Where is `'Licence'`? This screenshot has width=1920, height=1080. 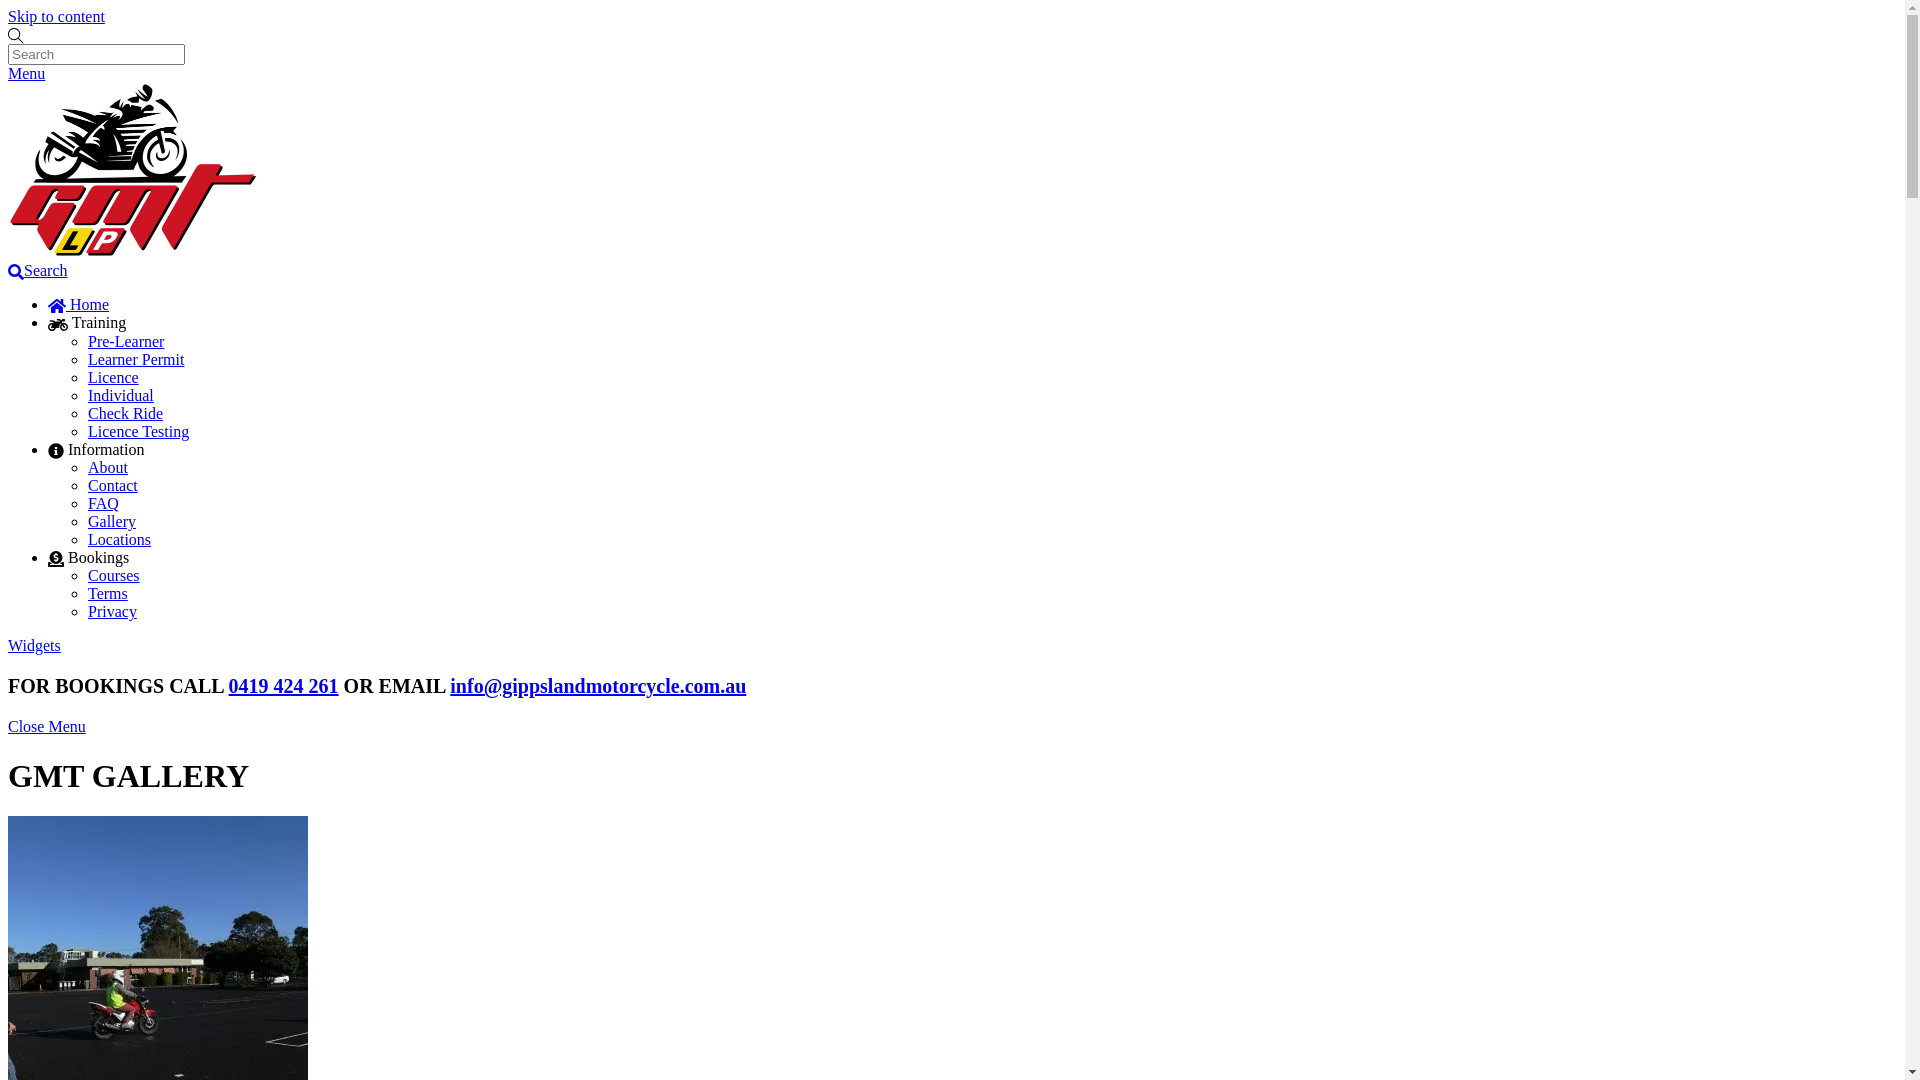
'Licence' is located at coordinates (112, 377).